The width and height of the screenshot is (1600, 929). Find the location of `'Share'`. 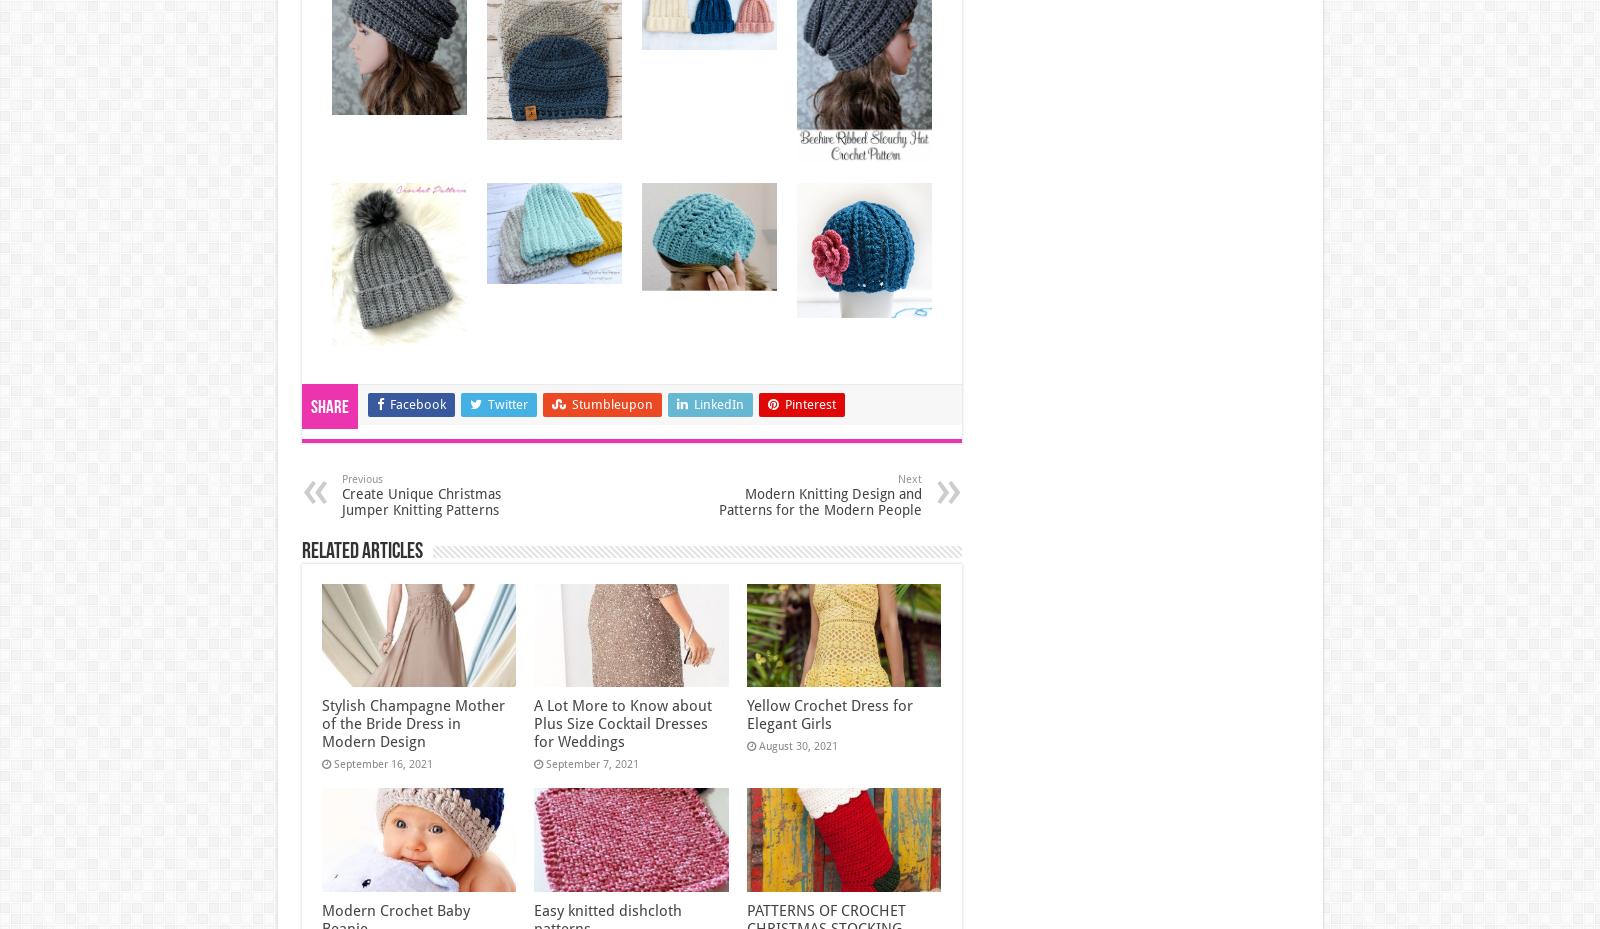

'Share' is located at coordinates (328, 406).